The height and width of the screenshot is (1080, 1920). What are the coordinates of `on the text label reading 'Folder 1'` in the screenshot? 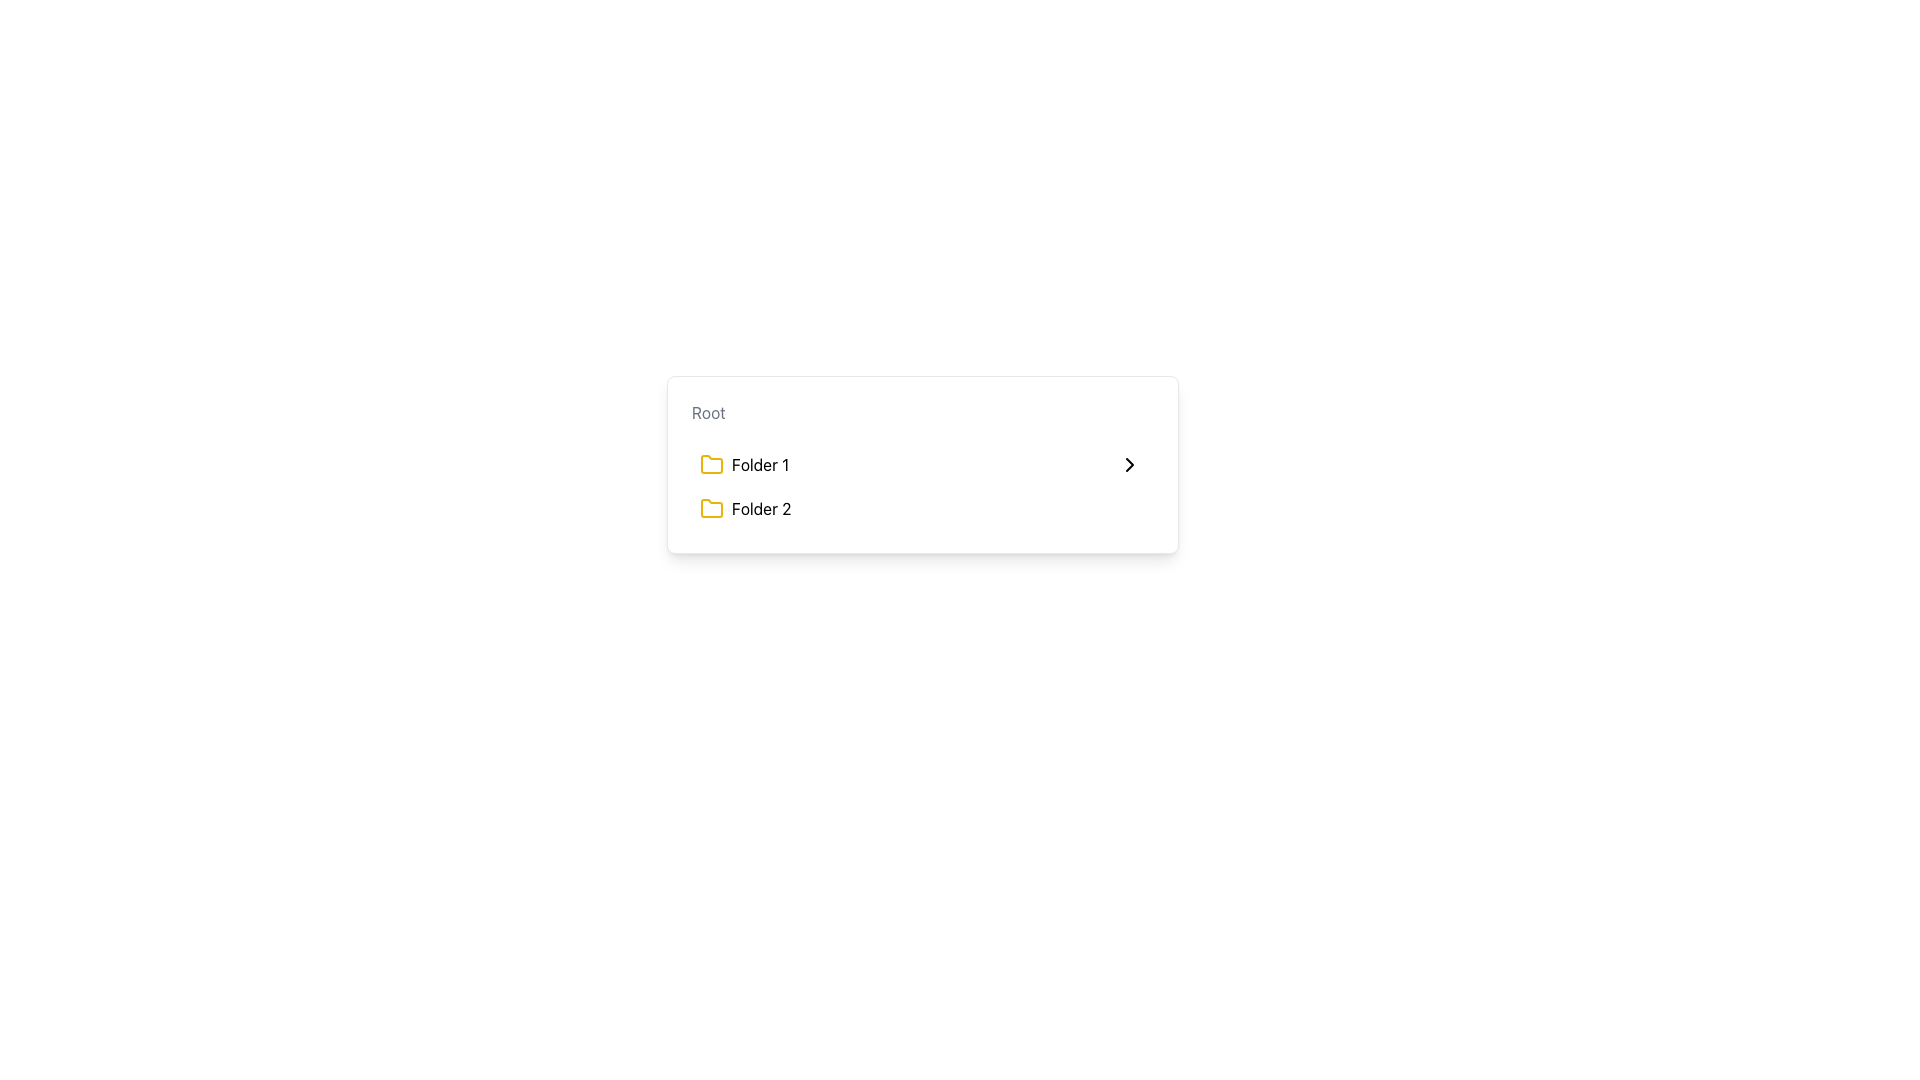 It's located at (759, 465).